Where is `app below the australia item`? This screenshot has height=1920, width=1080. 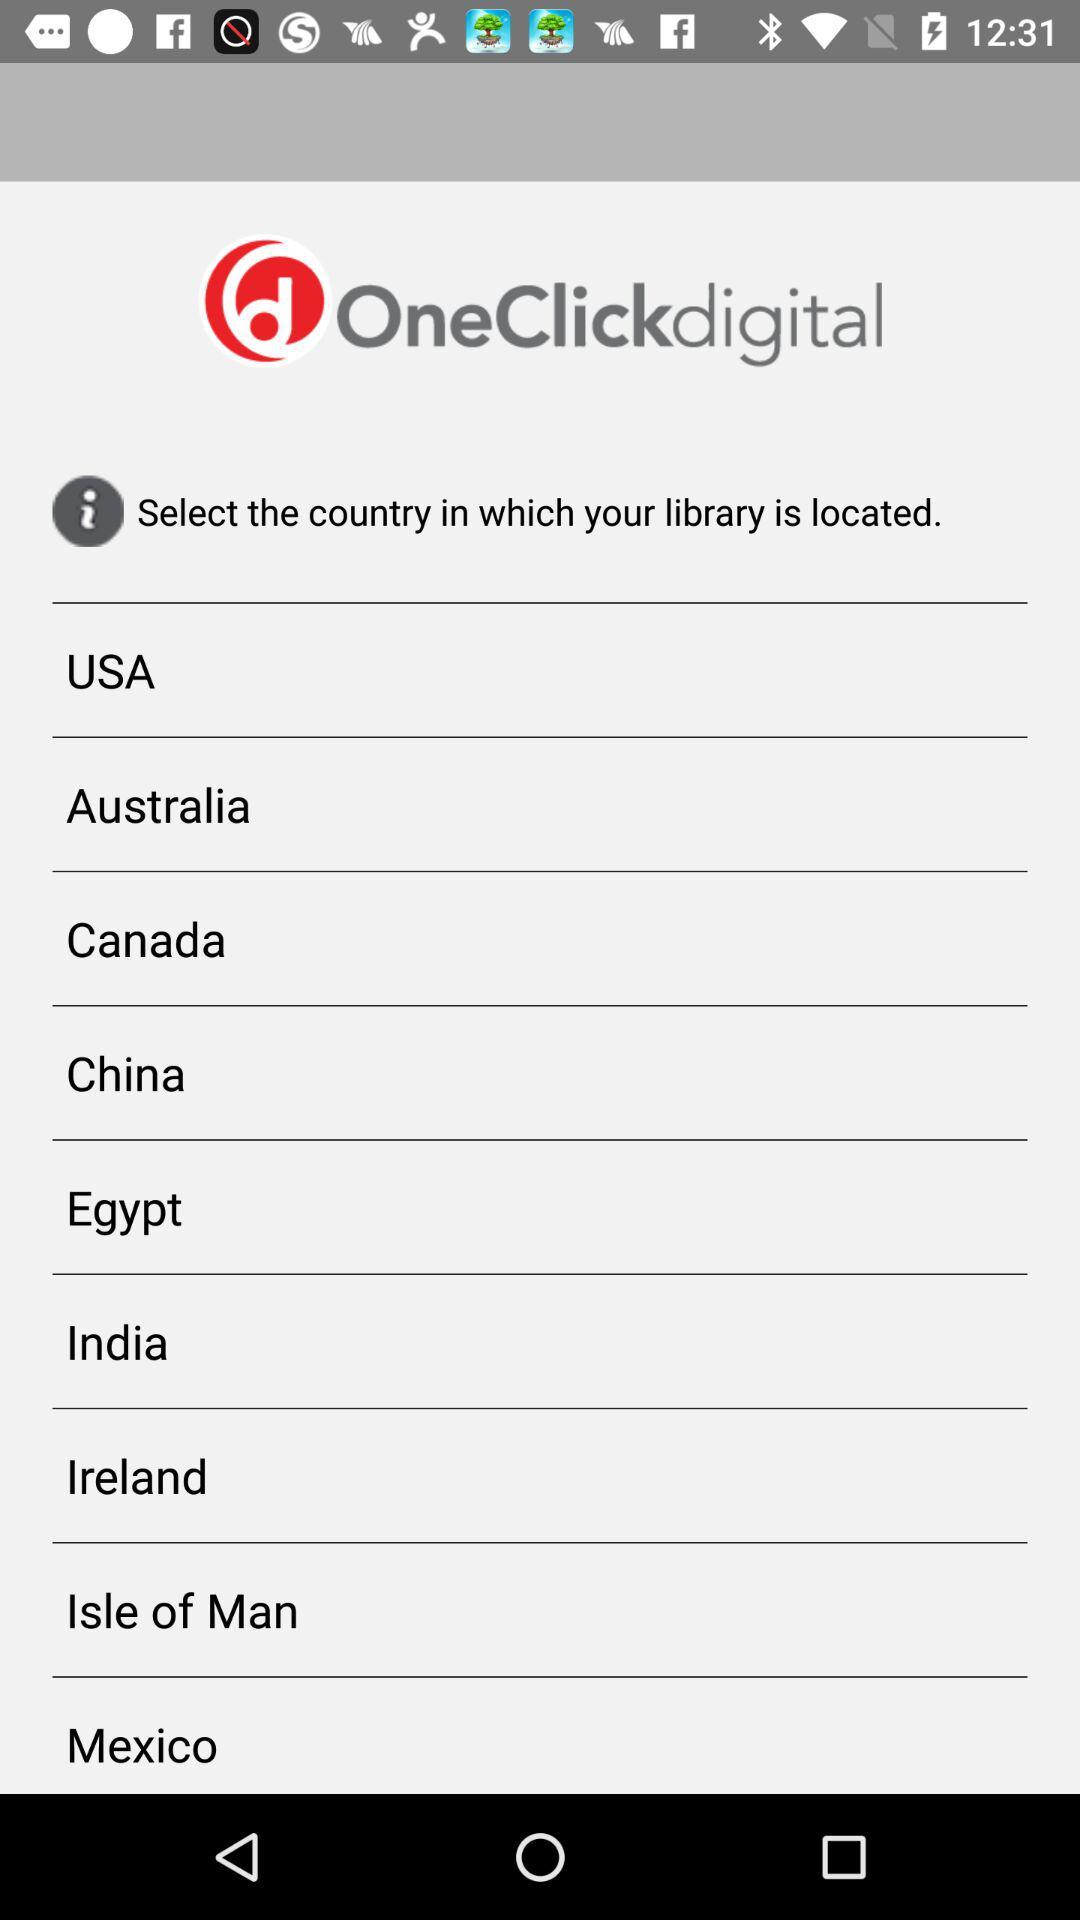
app below the australia item is located at coordinates (540, 937).